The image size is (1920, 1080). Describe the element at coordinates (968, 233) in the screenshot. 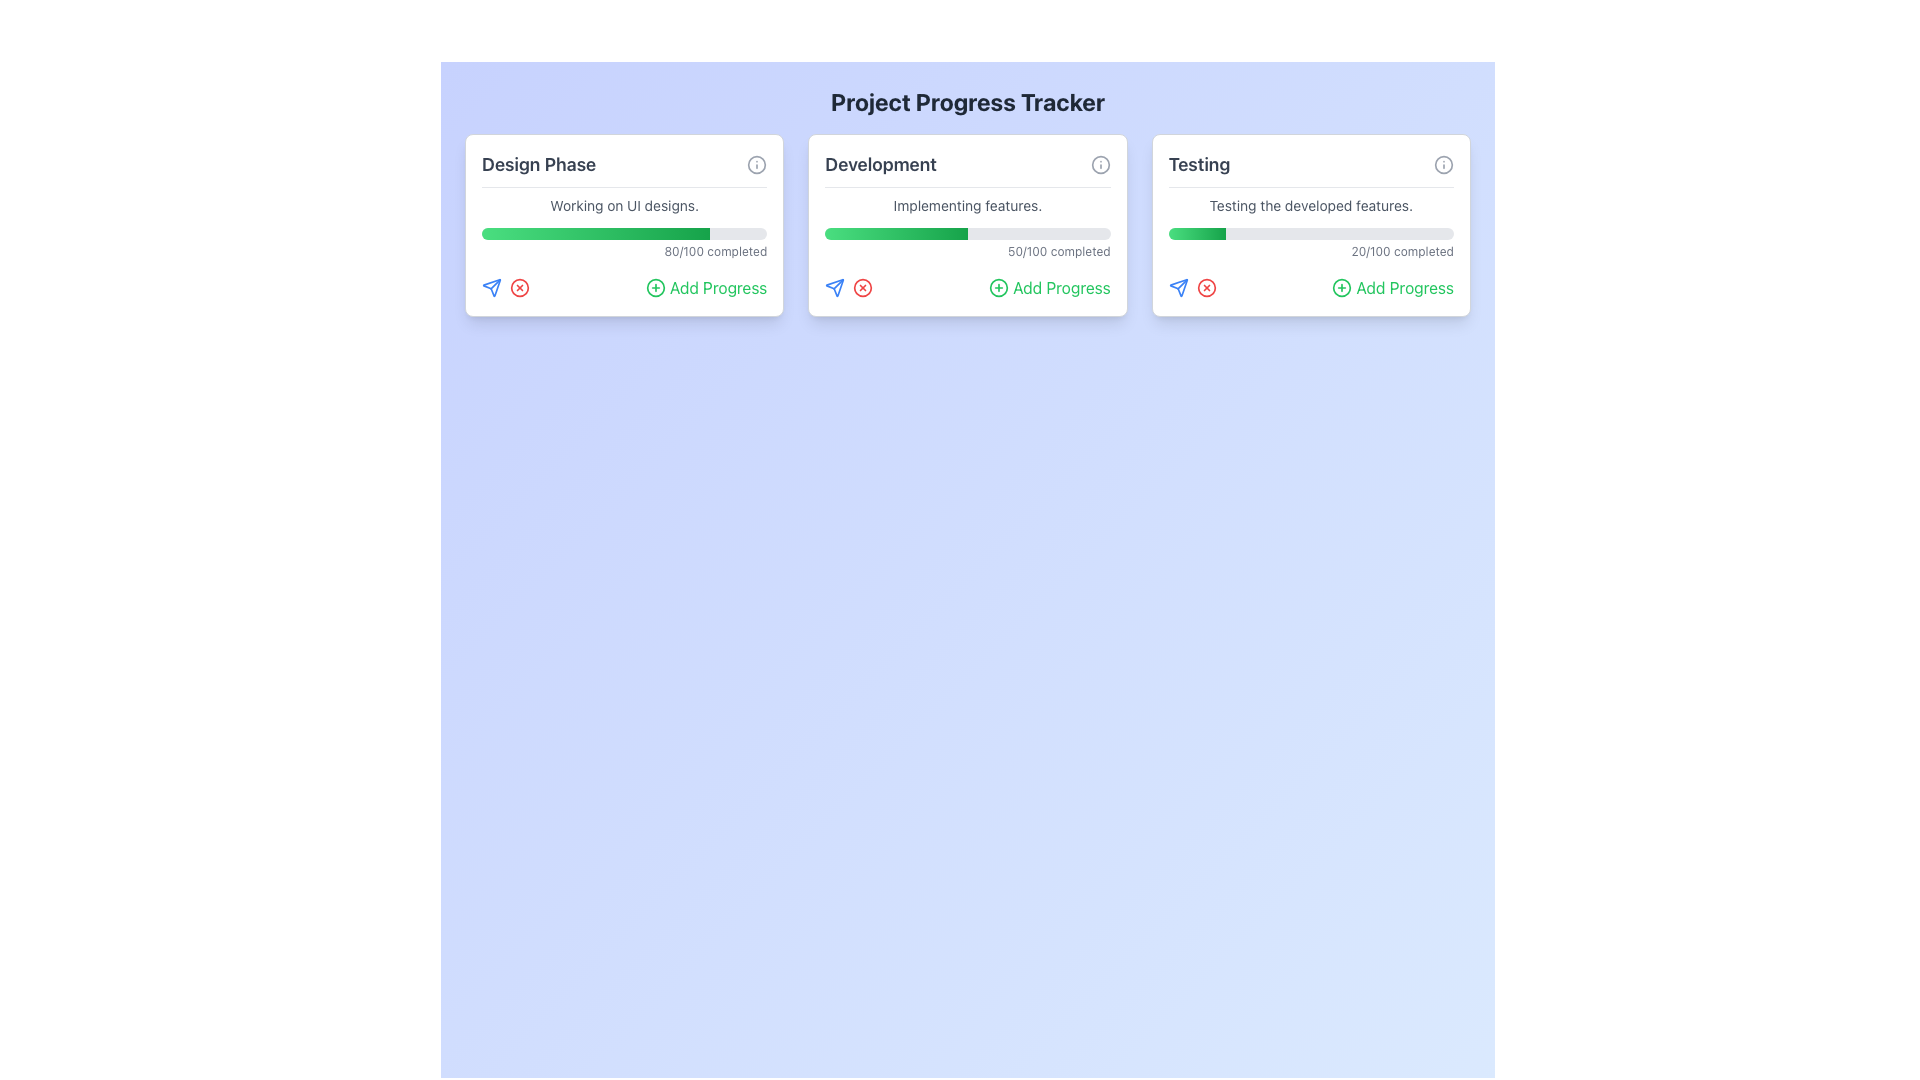

I see `the progress bar located in the 'Development' card, which is styled with a gray base and a green gradient filling, situated below the text 'Implementing features.'` at that location.